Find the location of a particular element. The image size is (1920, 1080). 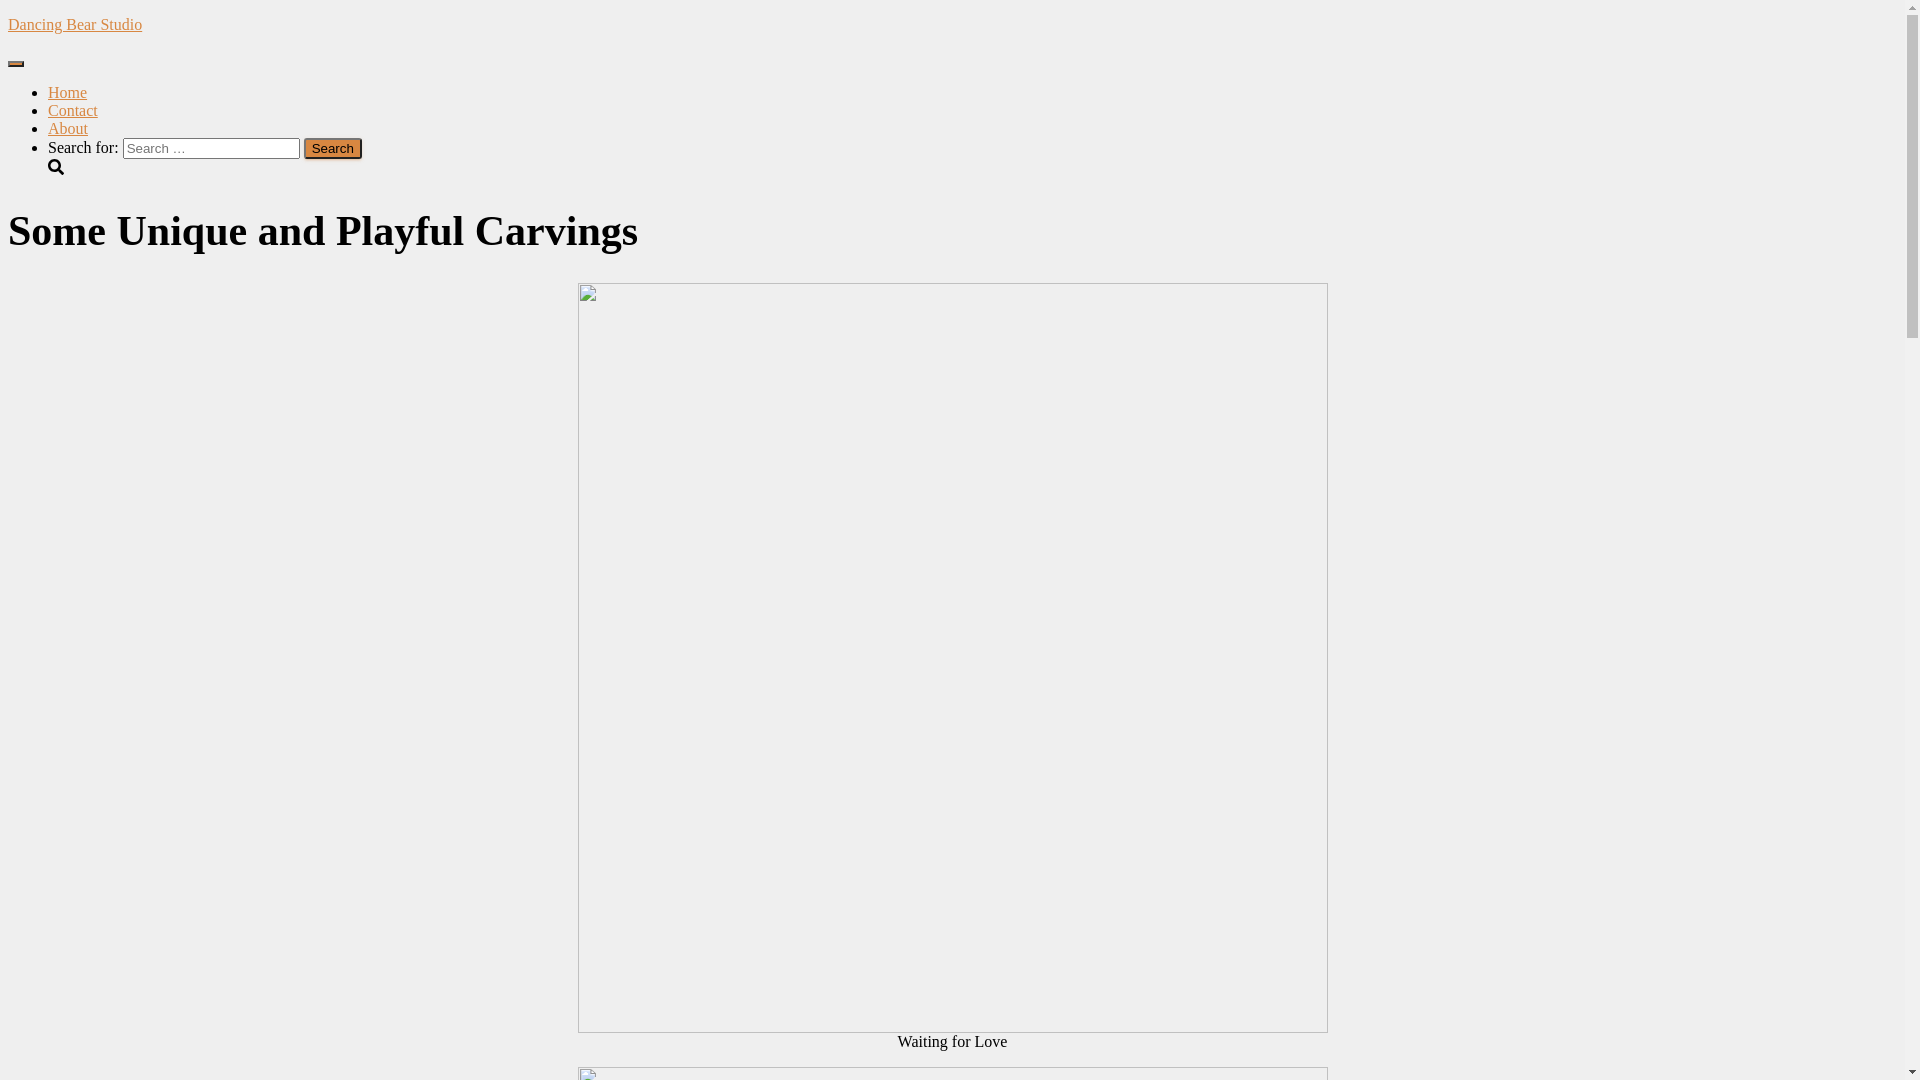

'Toggle Navigation' is located at coordinates (15, 63).